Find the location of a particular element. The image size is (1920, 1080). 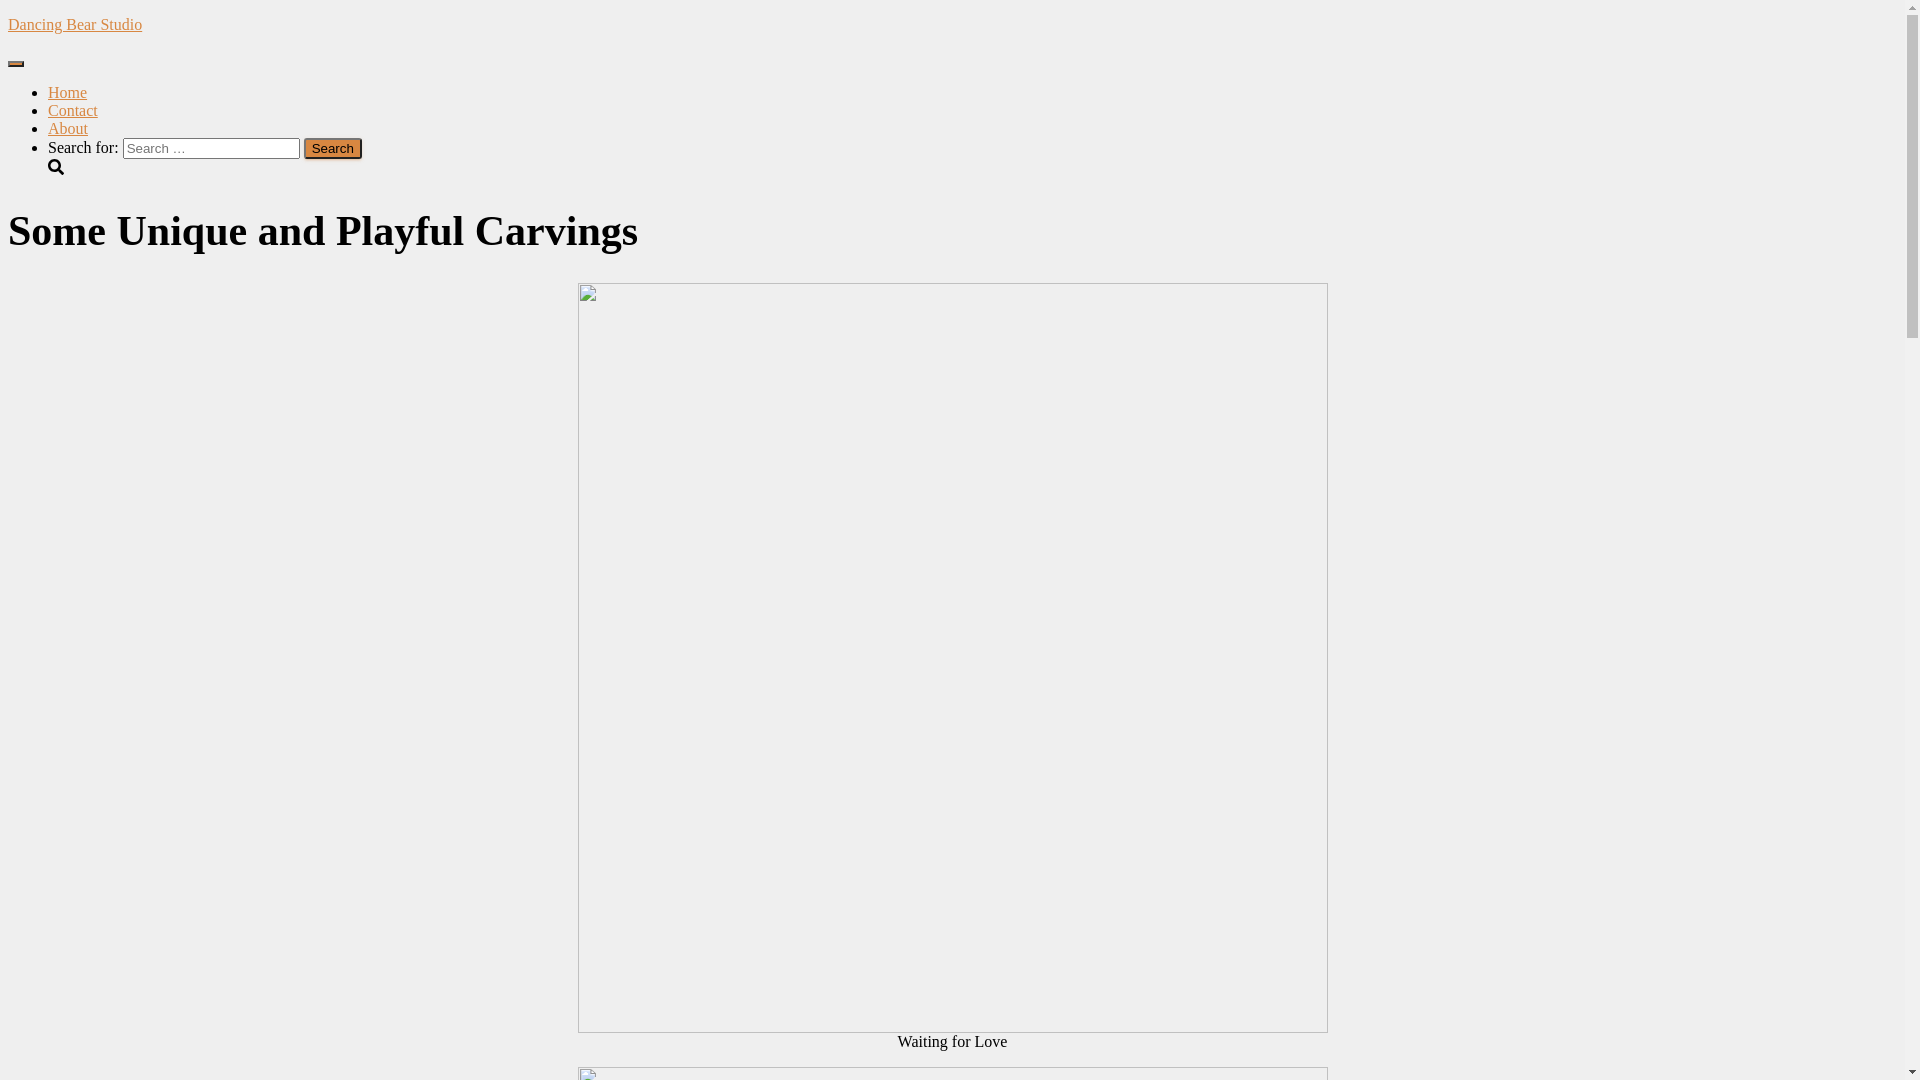

'Toggle Navigation' is located at coordinates (15, 63).